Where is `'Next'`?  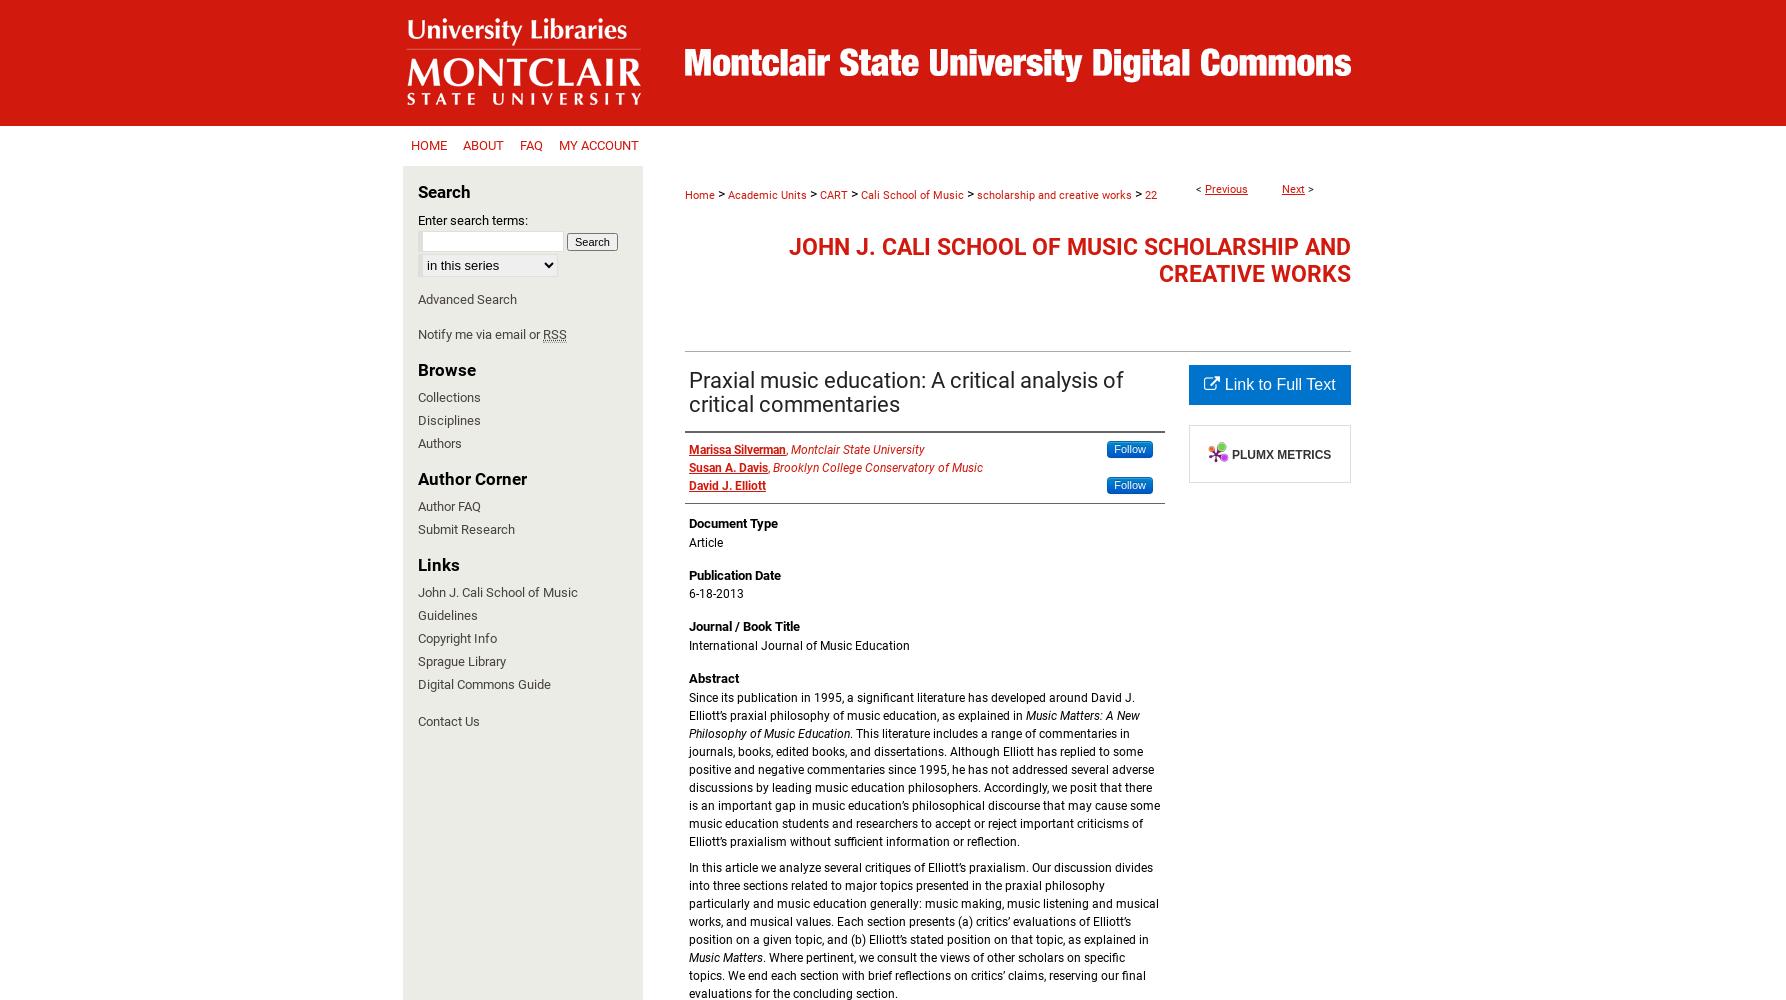
'Next' is located at coordinates (1281, 188).